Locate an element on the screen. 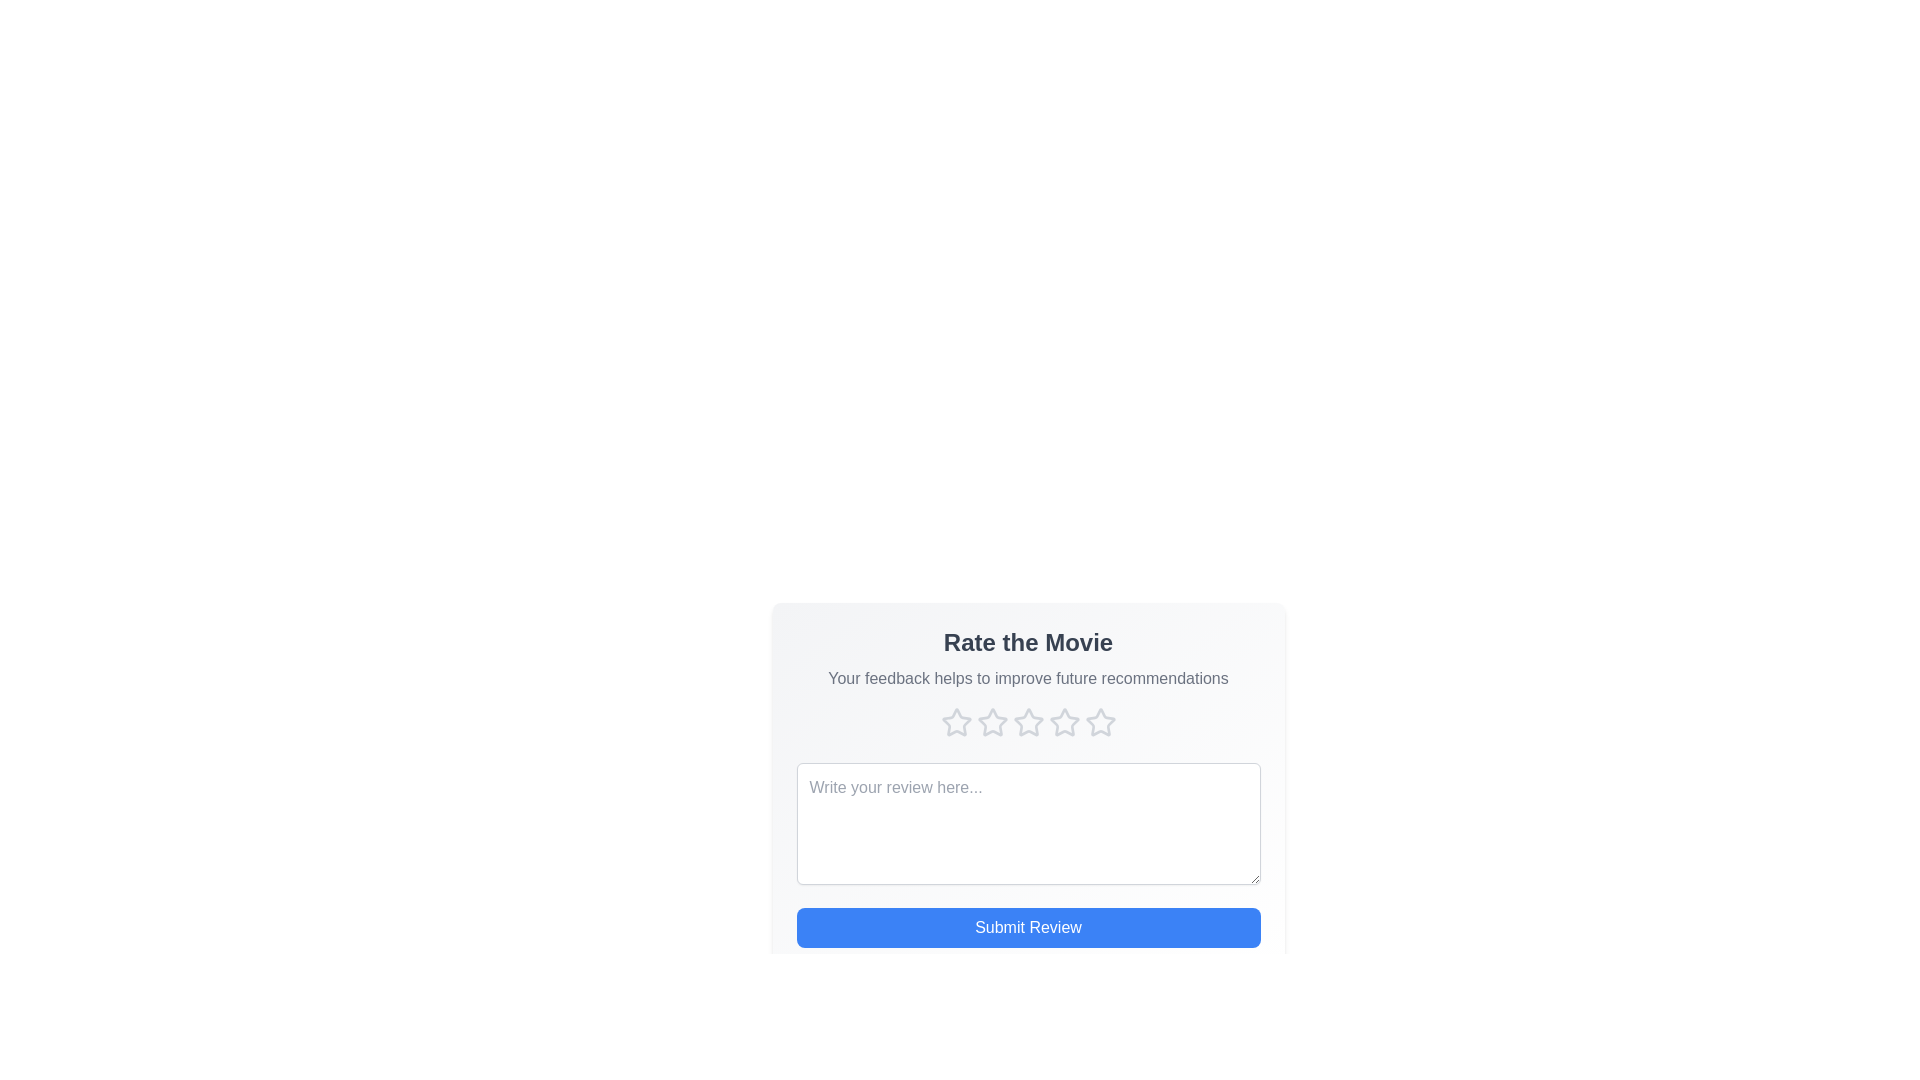 The width and height of the screenshot is (1920, 1080). the second star icon in the rating system to provide a rating is located at coordinates (992, 722).